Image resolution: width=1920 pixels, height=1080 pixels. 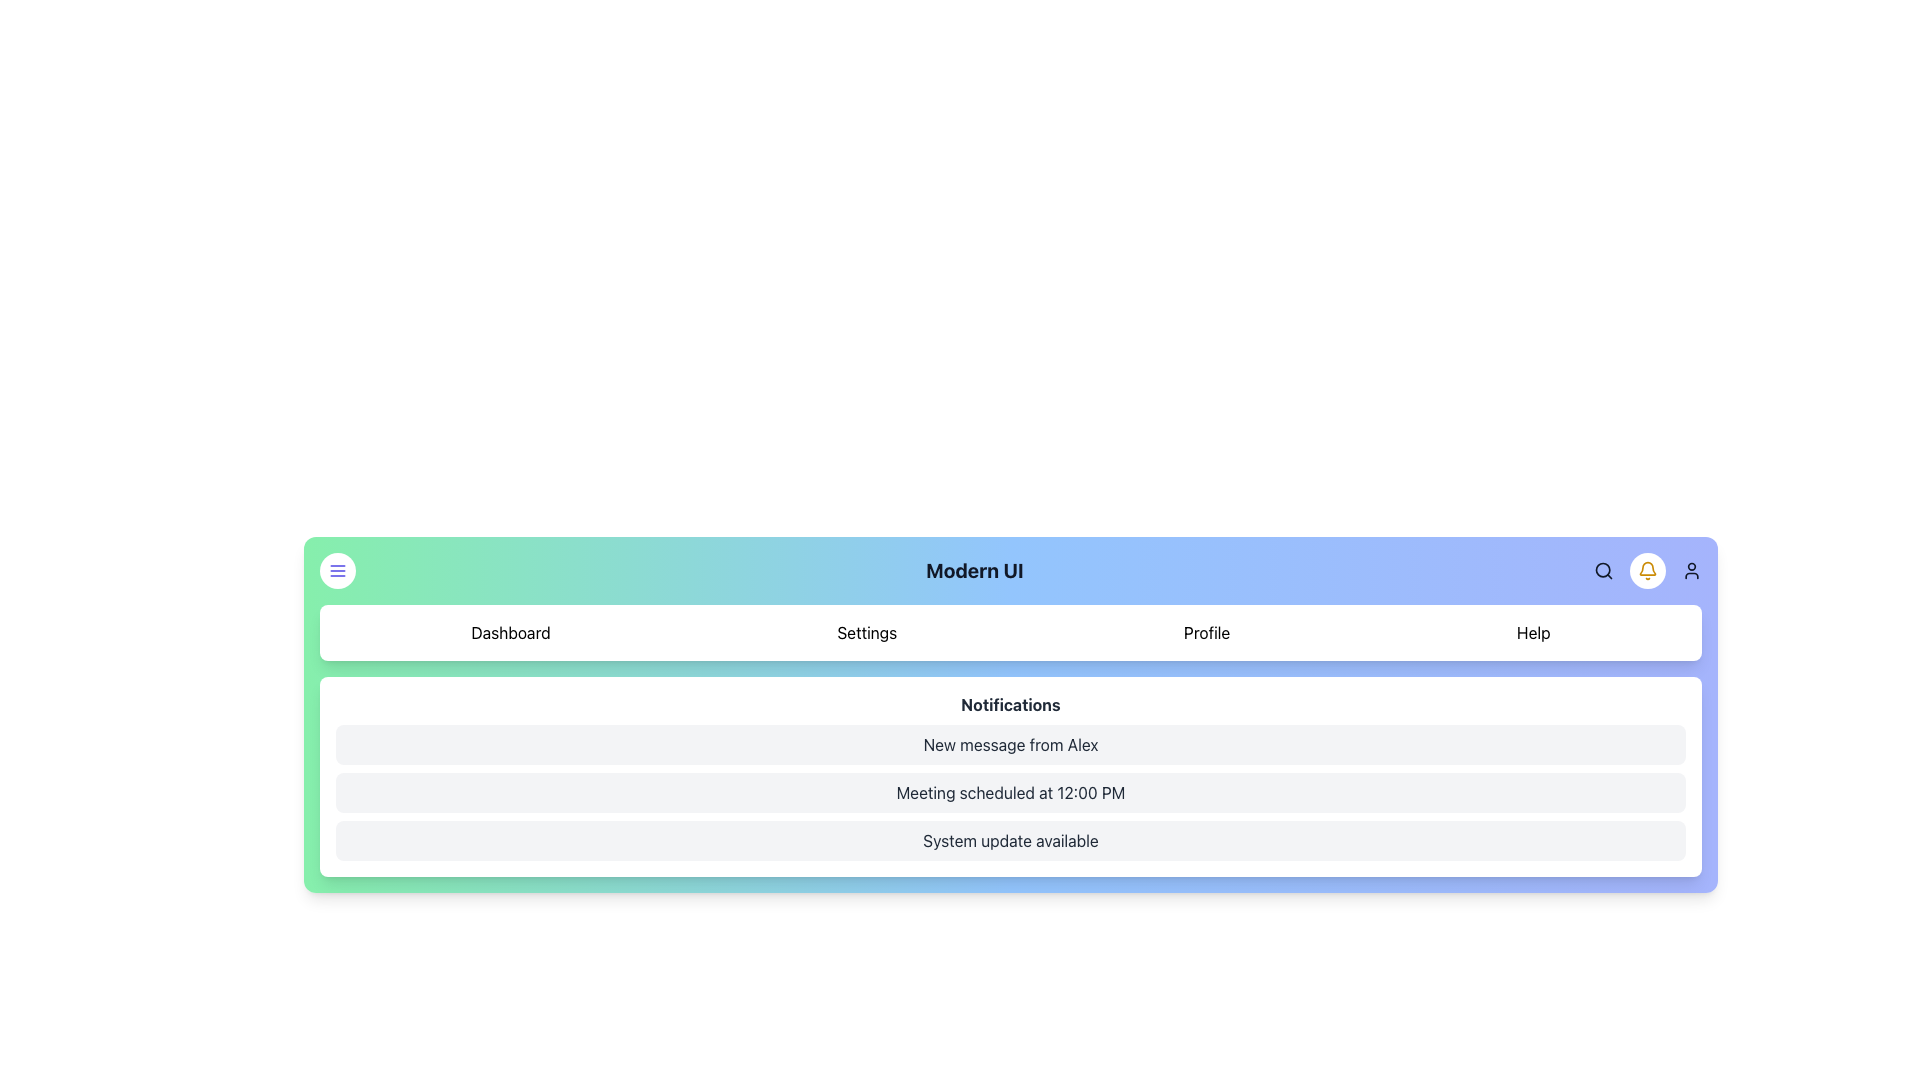 What do you see at coordinates (1011, 792) in the screenshot?
I see `the notification bar containing the text 'Meeting scheduled at 12:00 PM', which is styled with a gray background and rounded corners, positioned below 'New message from Alex'` at bounding box center [1011, 792].